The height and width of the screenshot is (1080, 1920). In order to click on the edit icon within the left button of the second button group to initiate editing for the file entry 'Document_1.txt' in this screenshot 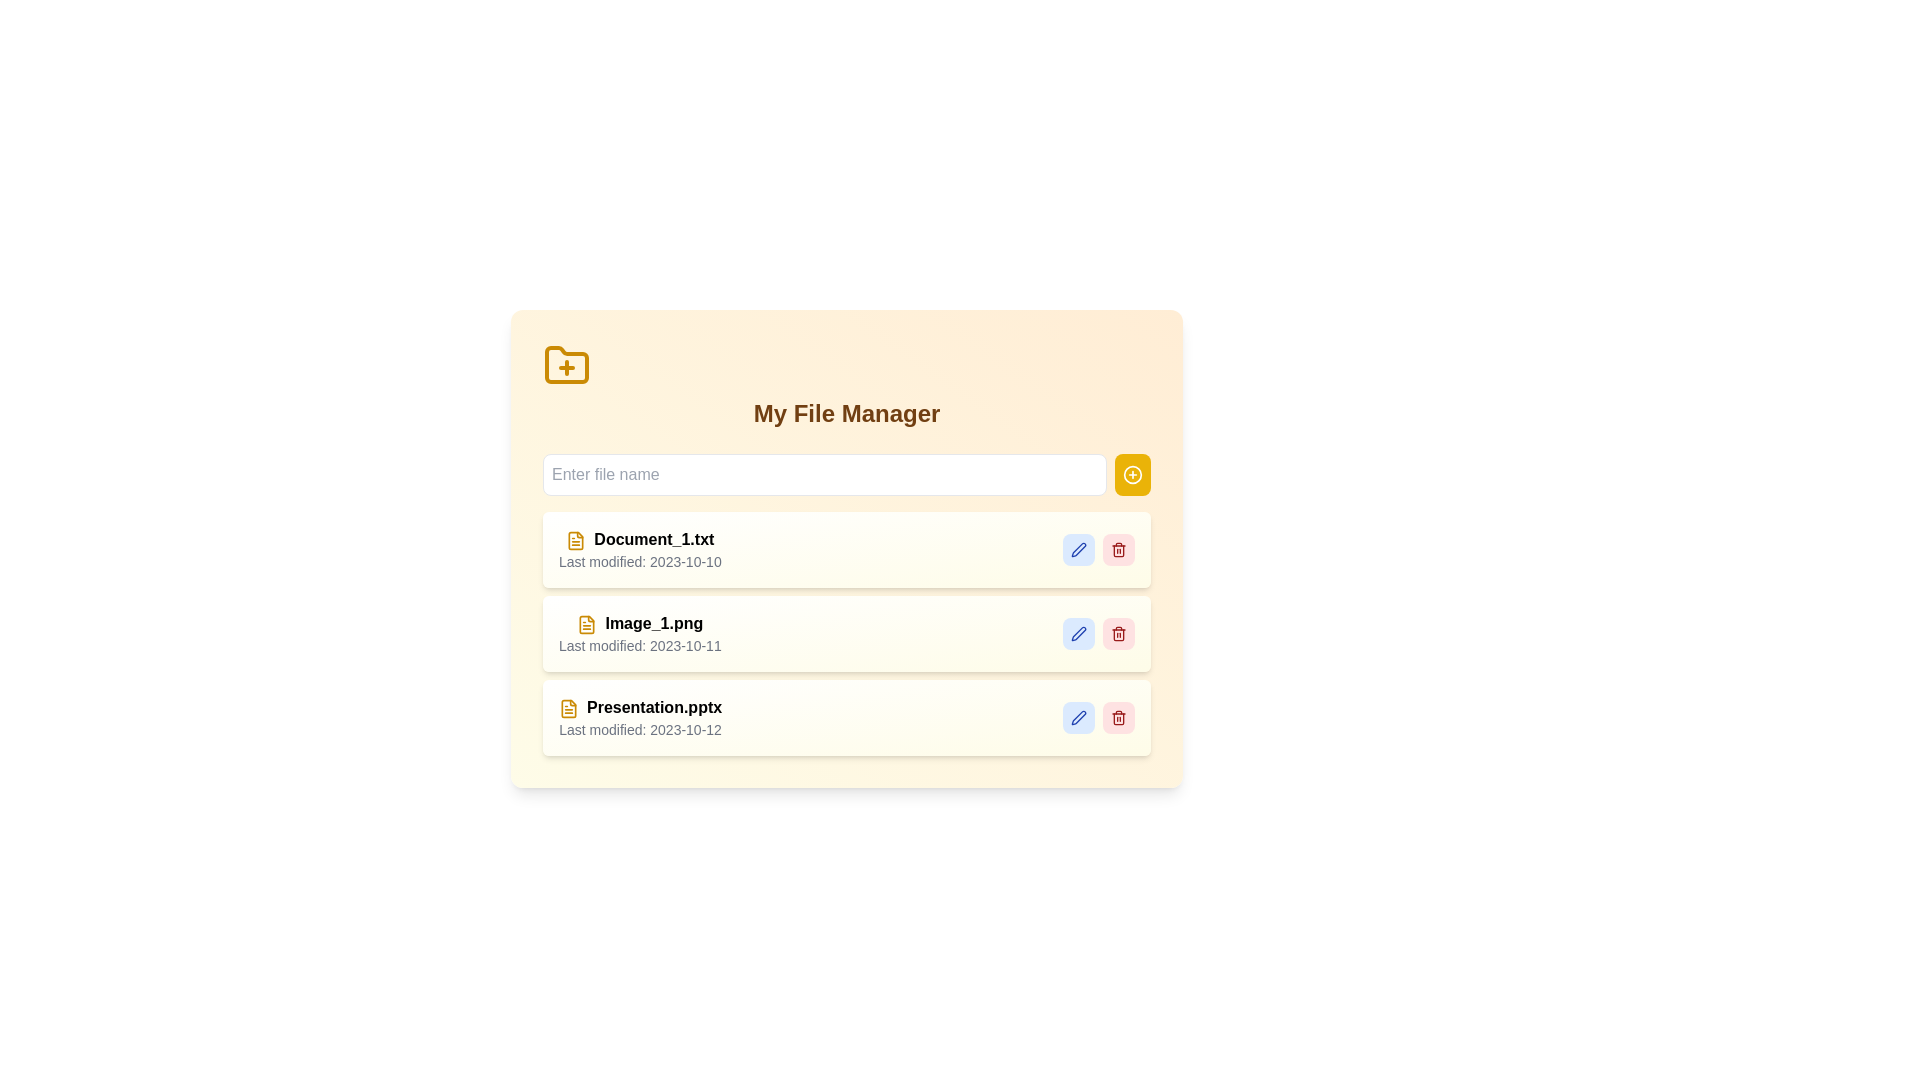, I will do `click(1078, 550)`.